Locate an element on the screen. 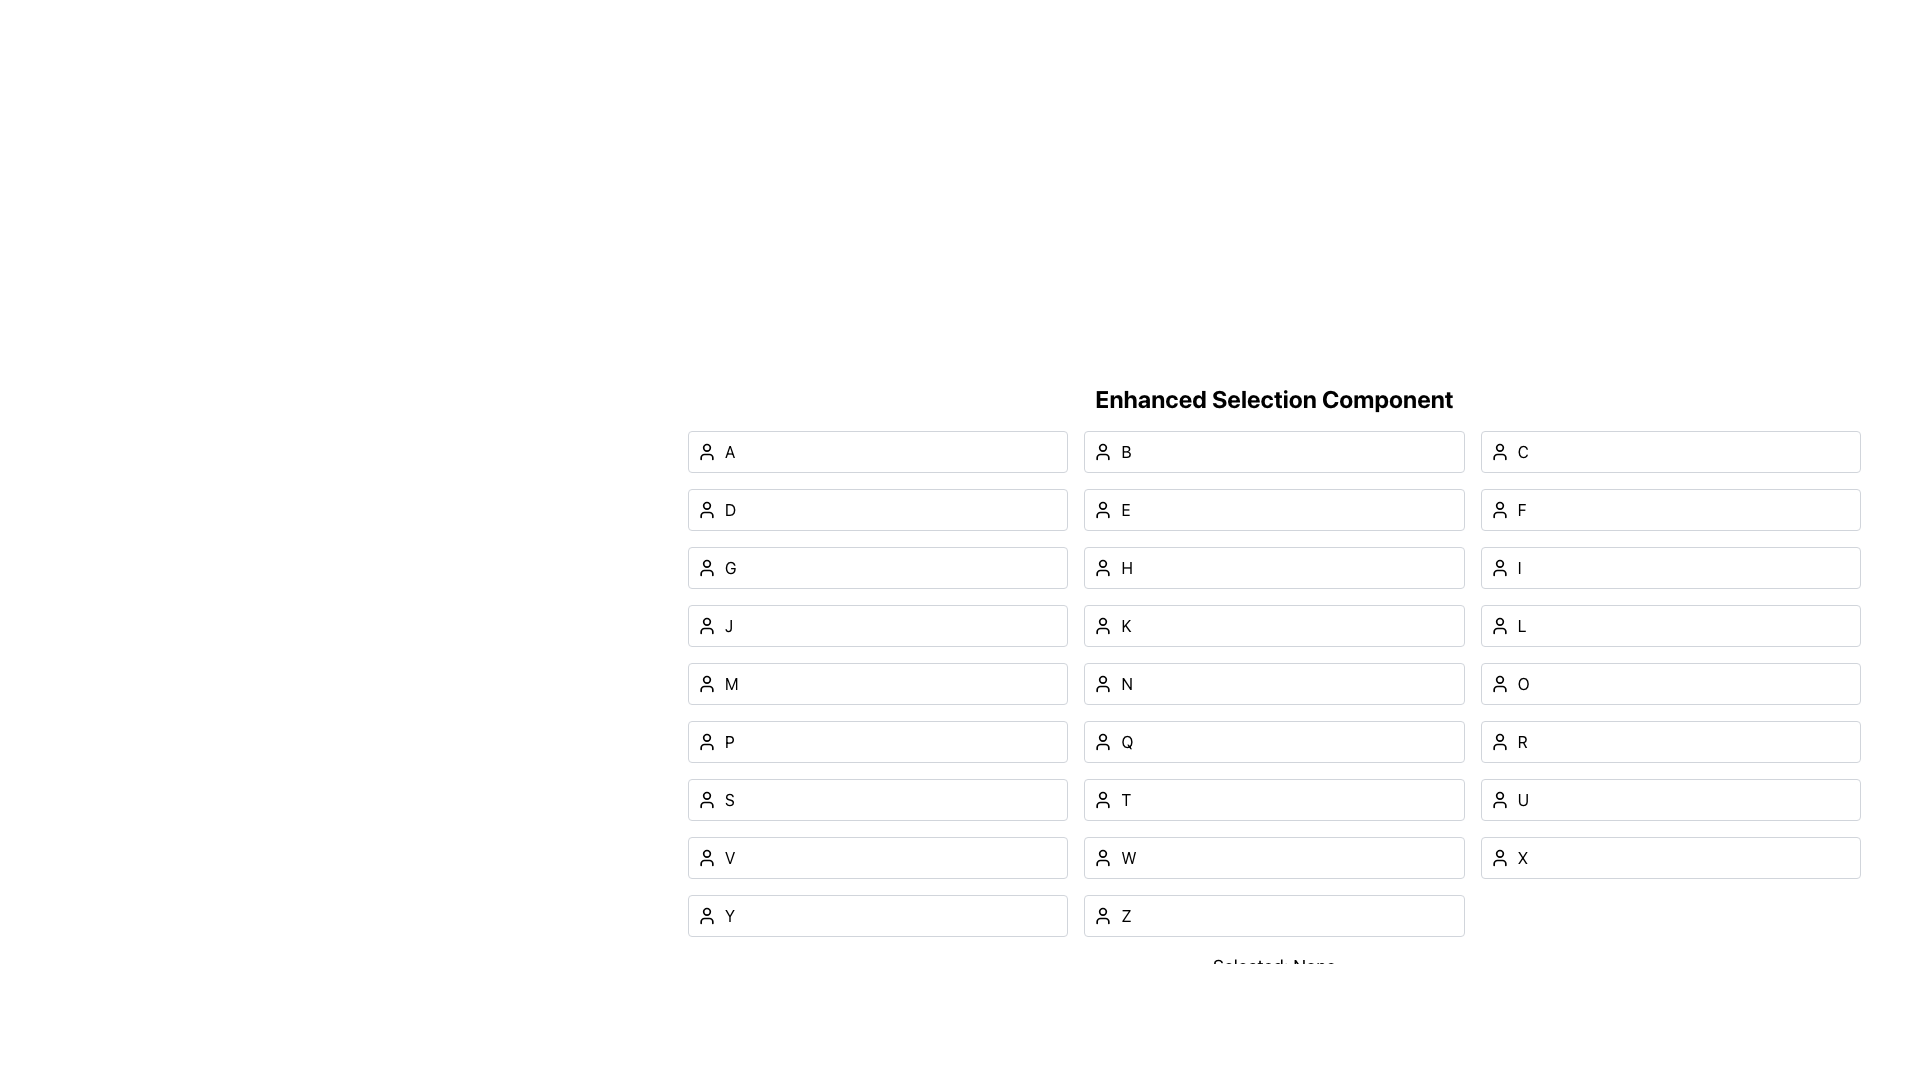  the graphical icon representing a standard user silhouette located to the left of the label 'D' in the second element of the first column of the grid layout is located at coordinates (706, 508).